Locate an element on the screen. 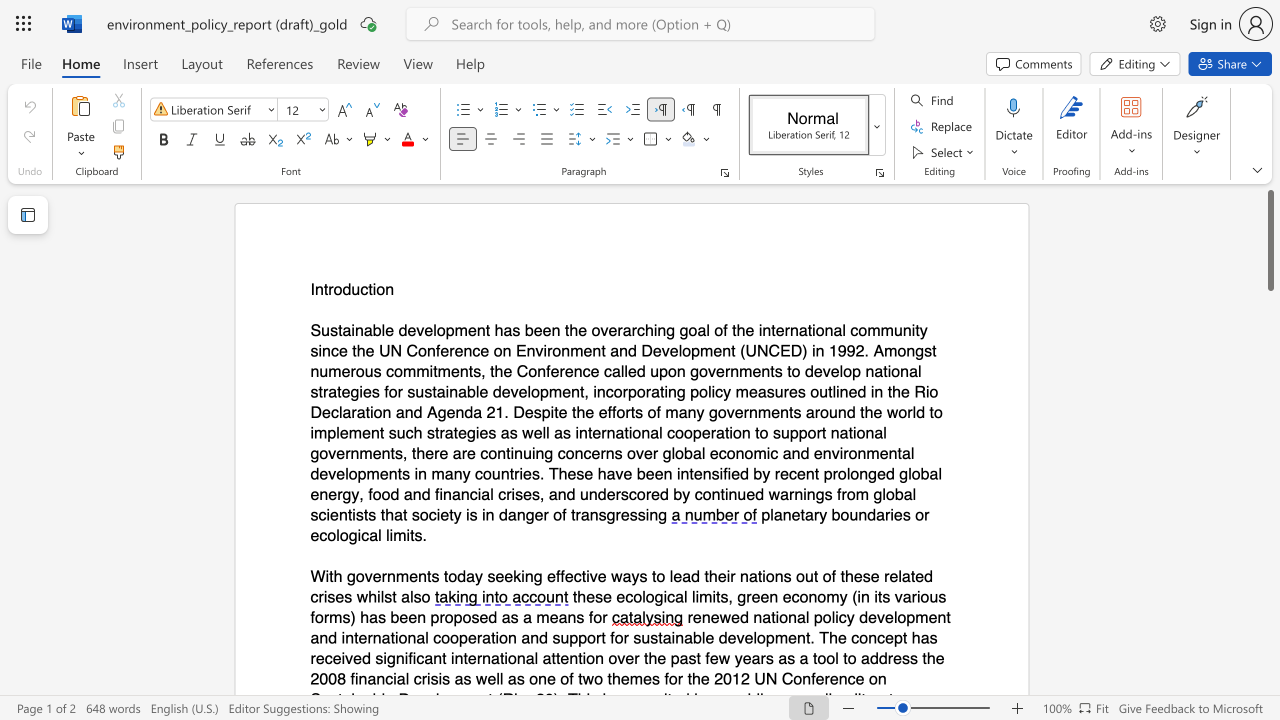 This screenshot has width=1280, height=720. the scrollbar to move the view down is located at coordinates (1269, 508).